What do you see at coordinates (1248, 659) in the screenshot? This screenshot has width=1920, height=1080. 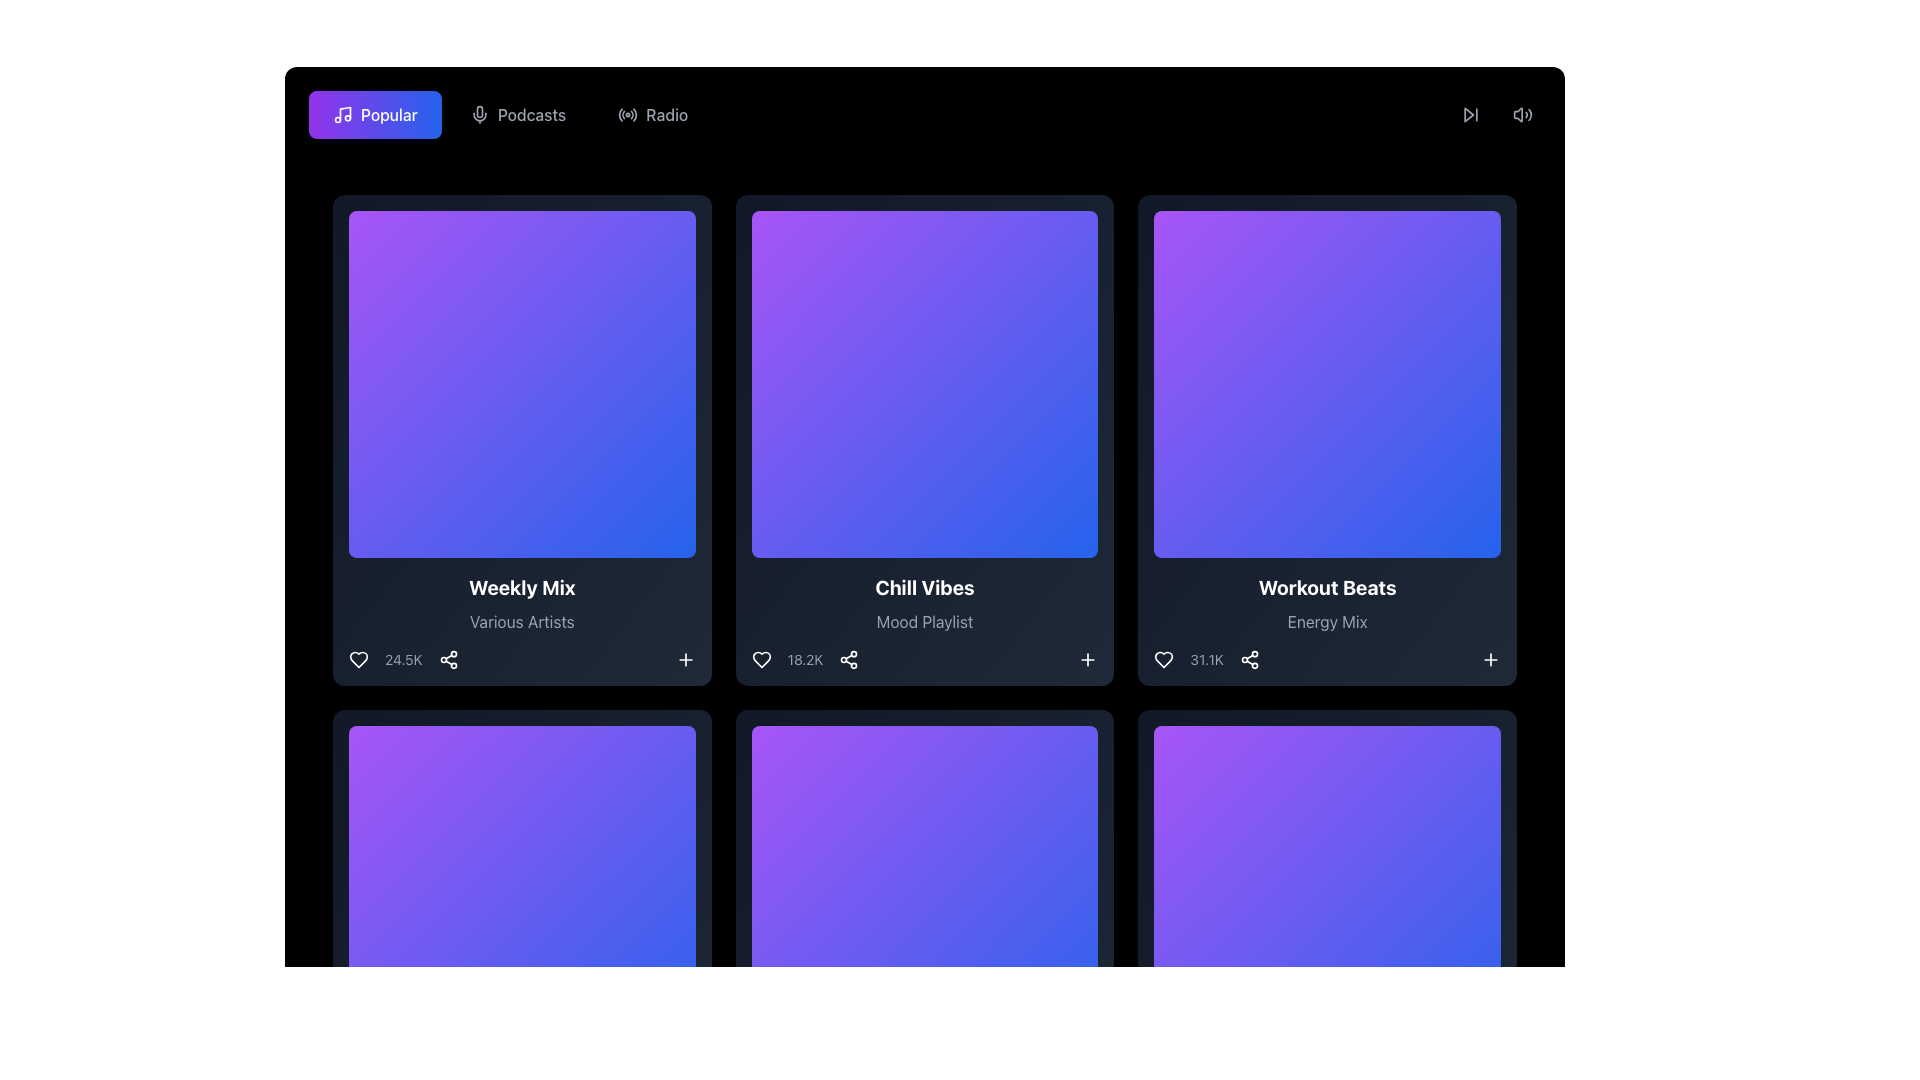 I see `the share icon styled as a network with three connected dots, located` at bounding box center [1248, 659].